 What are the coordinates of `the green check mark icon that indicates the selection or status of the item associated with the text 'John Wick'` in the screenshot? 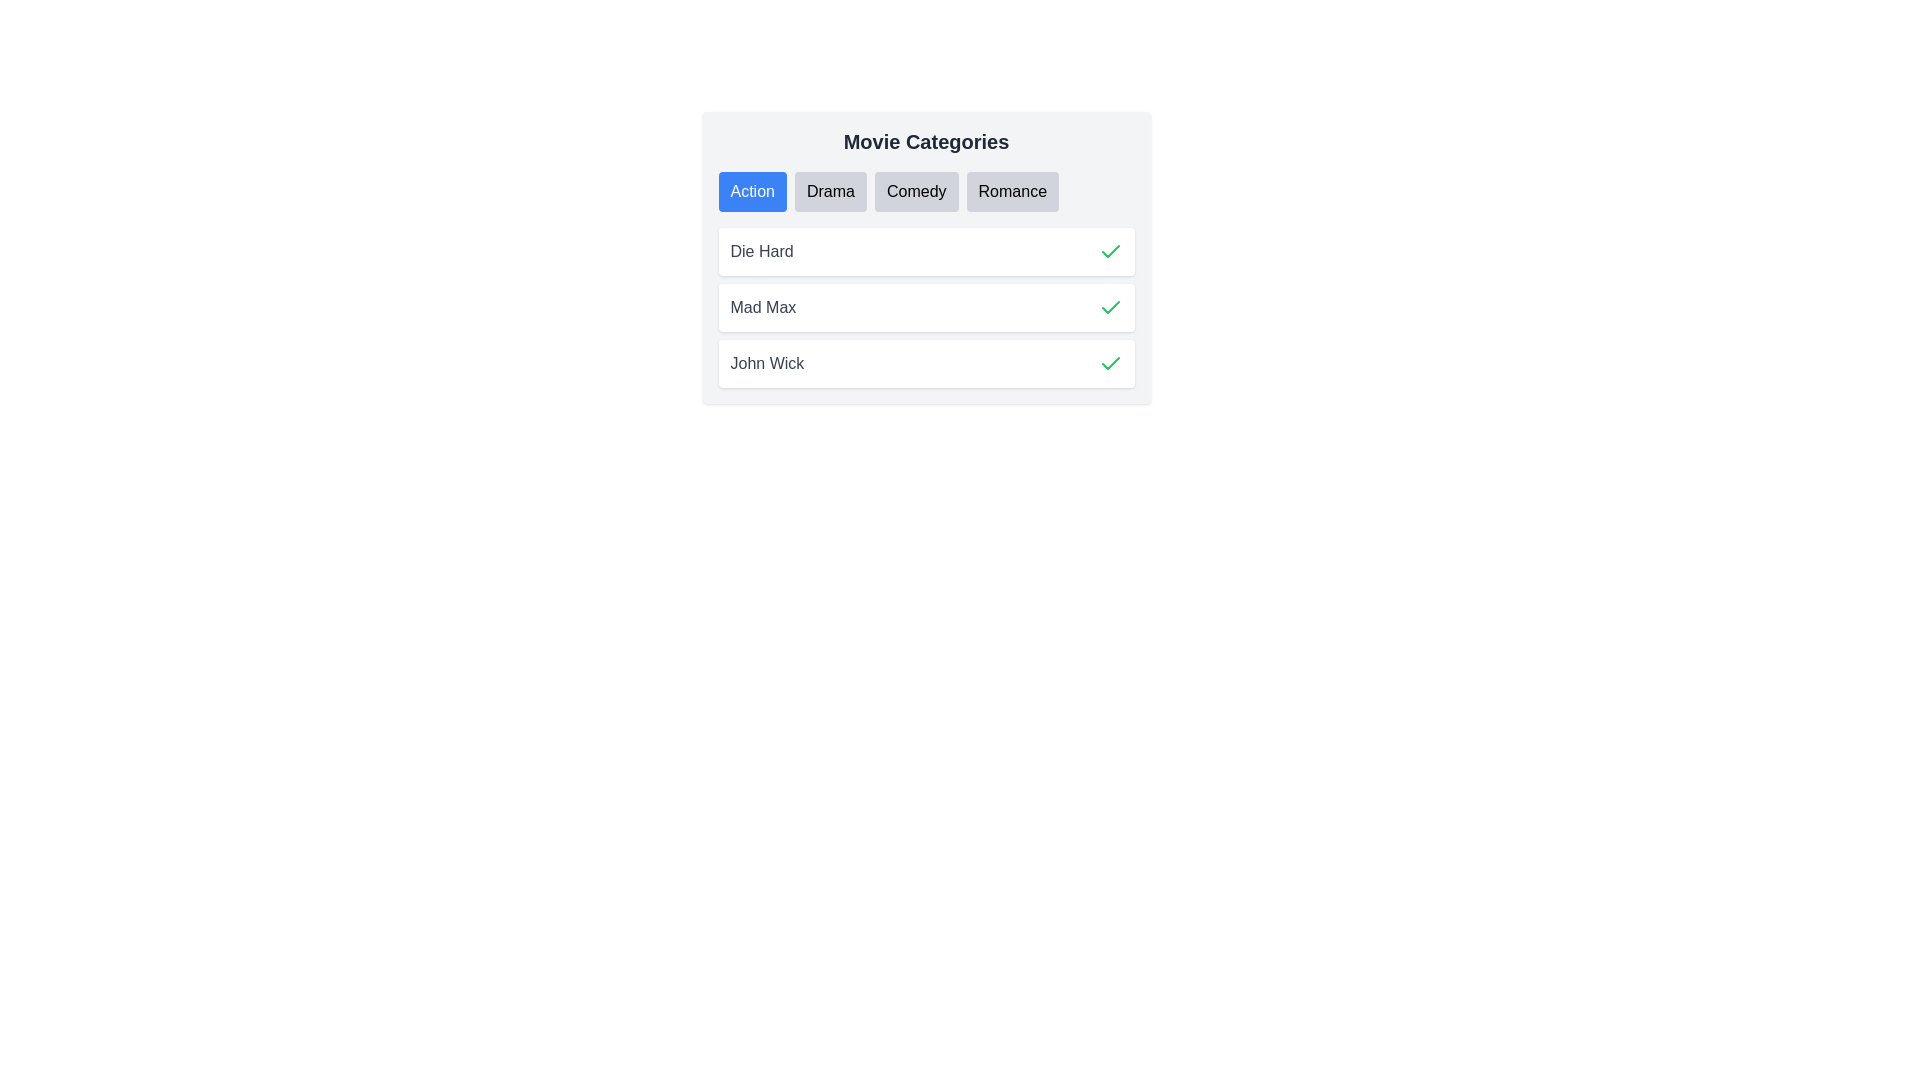 It's located at (1109, 363).